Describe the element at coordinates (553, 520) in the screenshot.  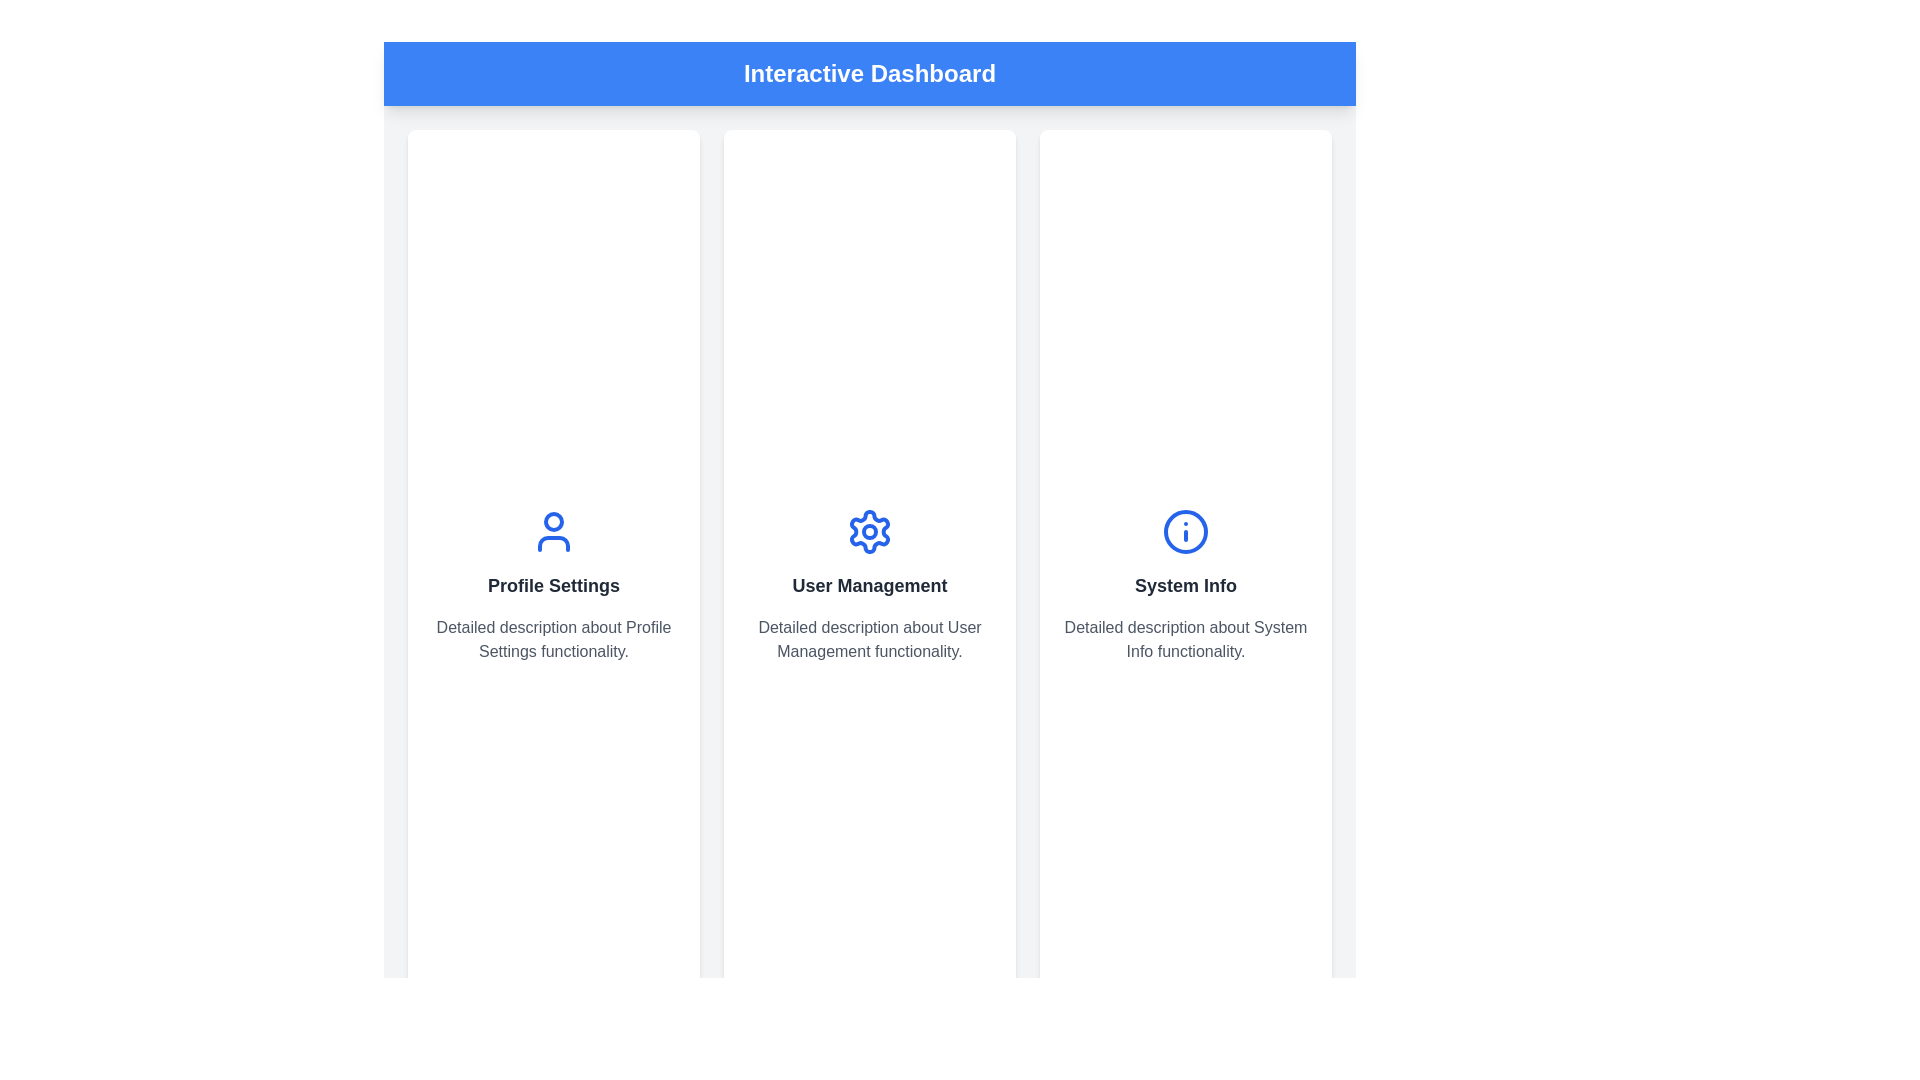
I see `the circular icon element that is part of the user profile icon above the 'Profile Settings' section` at that location.